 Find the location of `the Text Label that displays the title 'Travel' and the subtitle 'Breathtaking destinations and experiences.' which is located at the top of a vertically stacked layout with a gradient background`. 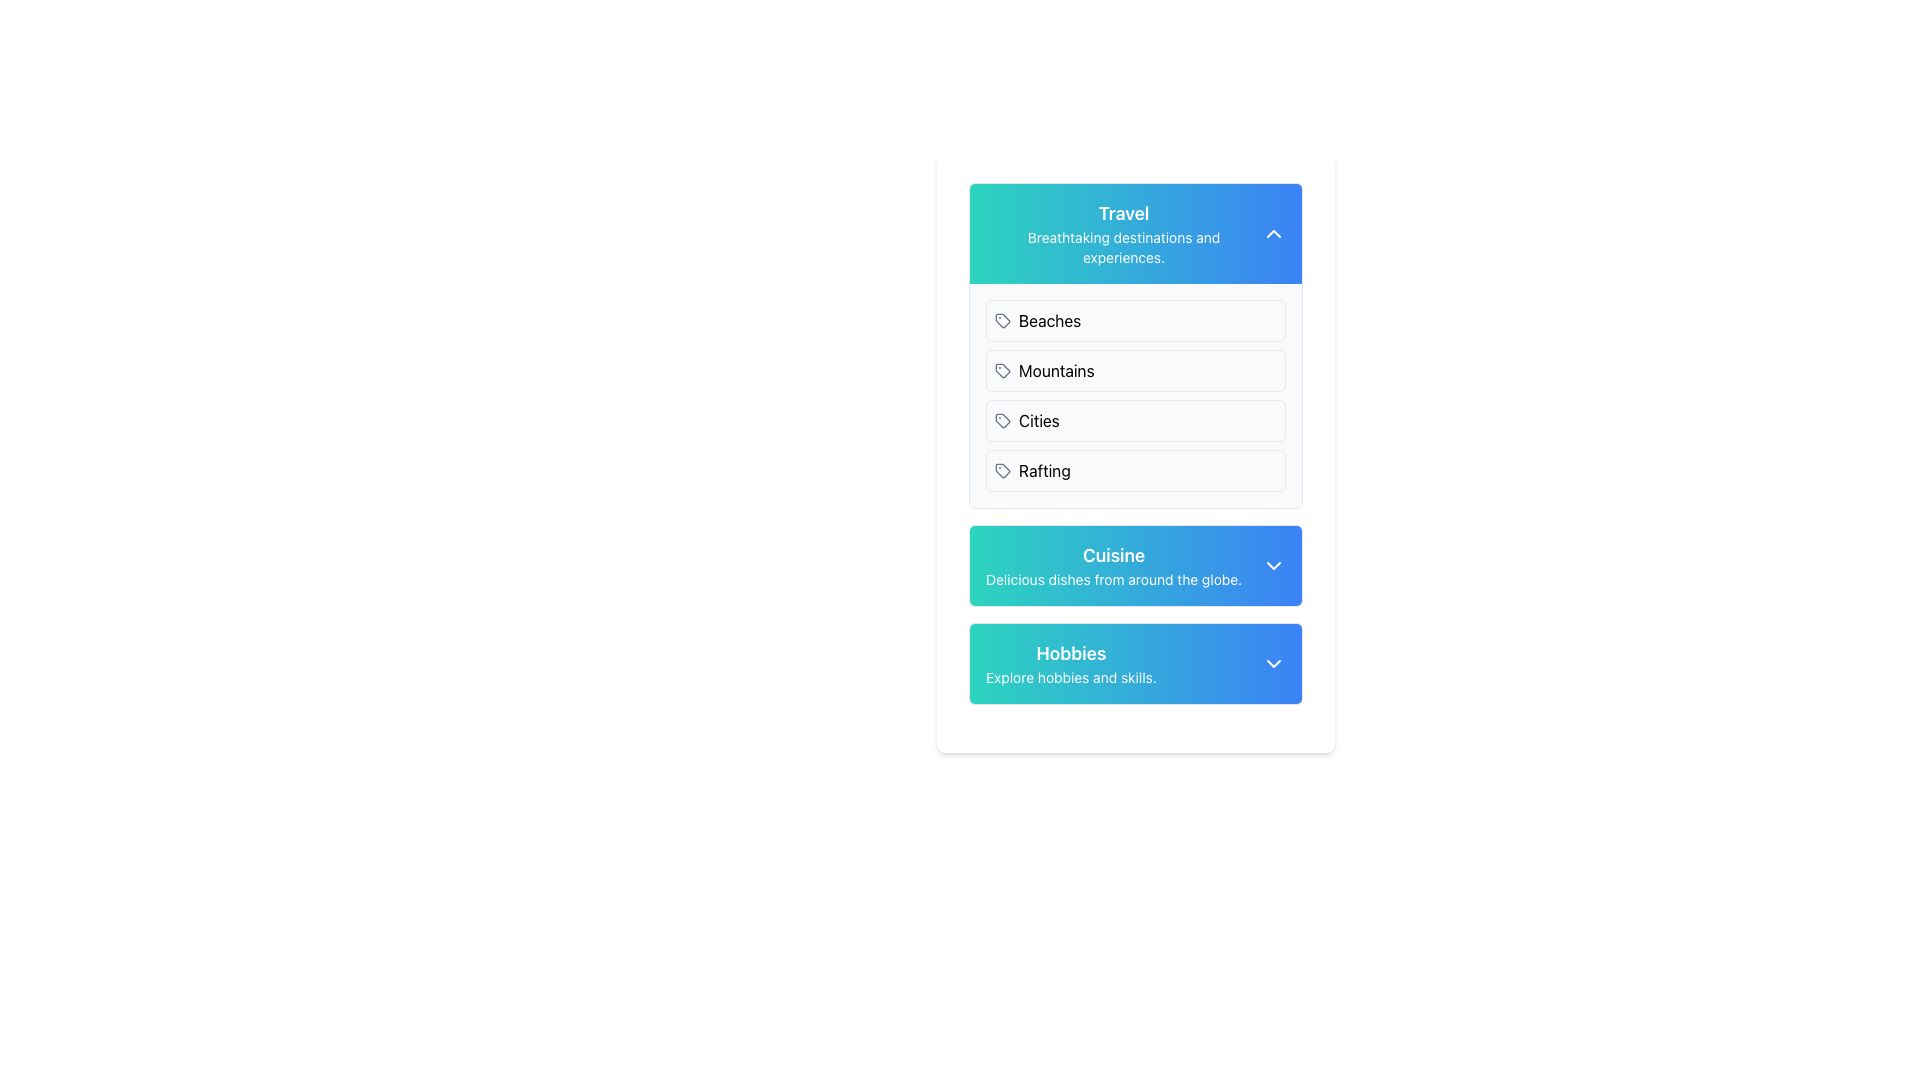

the Text Label that displays the title 'Travel' and the subtitle 'Breathtaking destinations and experiences.' which is located at the top of a vertically stacked layout with a gradient background is located at coordinates (1123, 233).